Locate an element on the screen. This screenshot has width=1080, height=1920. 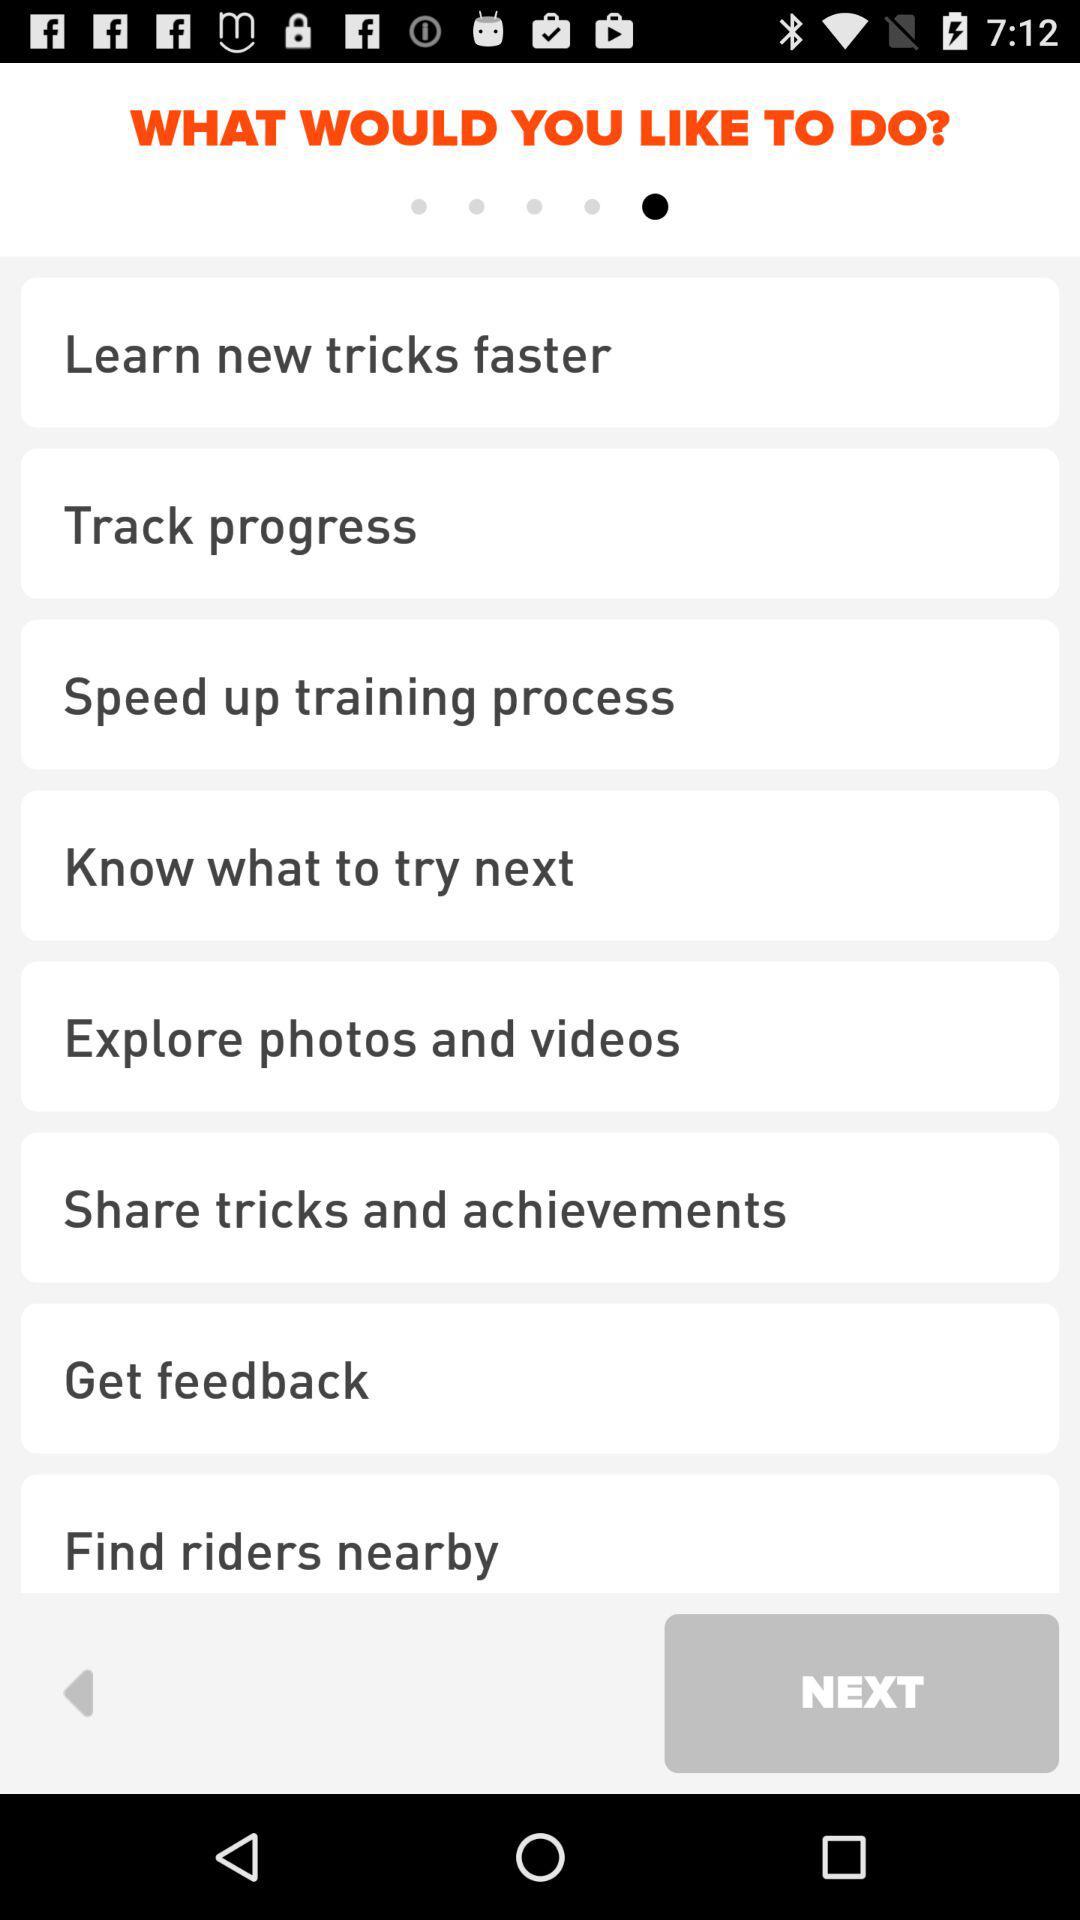
the icon to the left of the next item is located at coordinates (76, 1692).